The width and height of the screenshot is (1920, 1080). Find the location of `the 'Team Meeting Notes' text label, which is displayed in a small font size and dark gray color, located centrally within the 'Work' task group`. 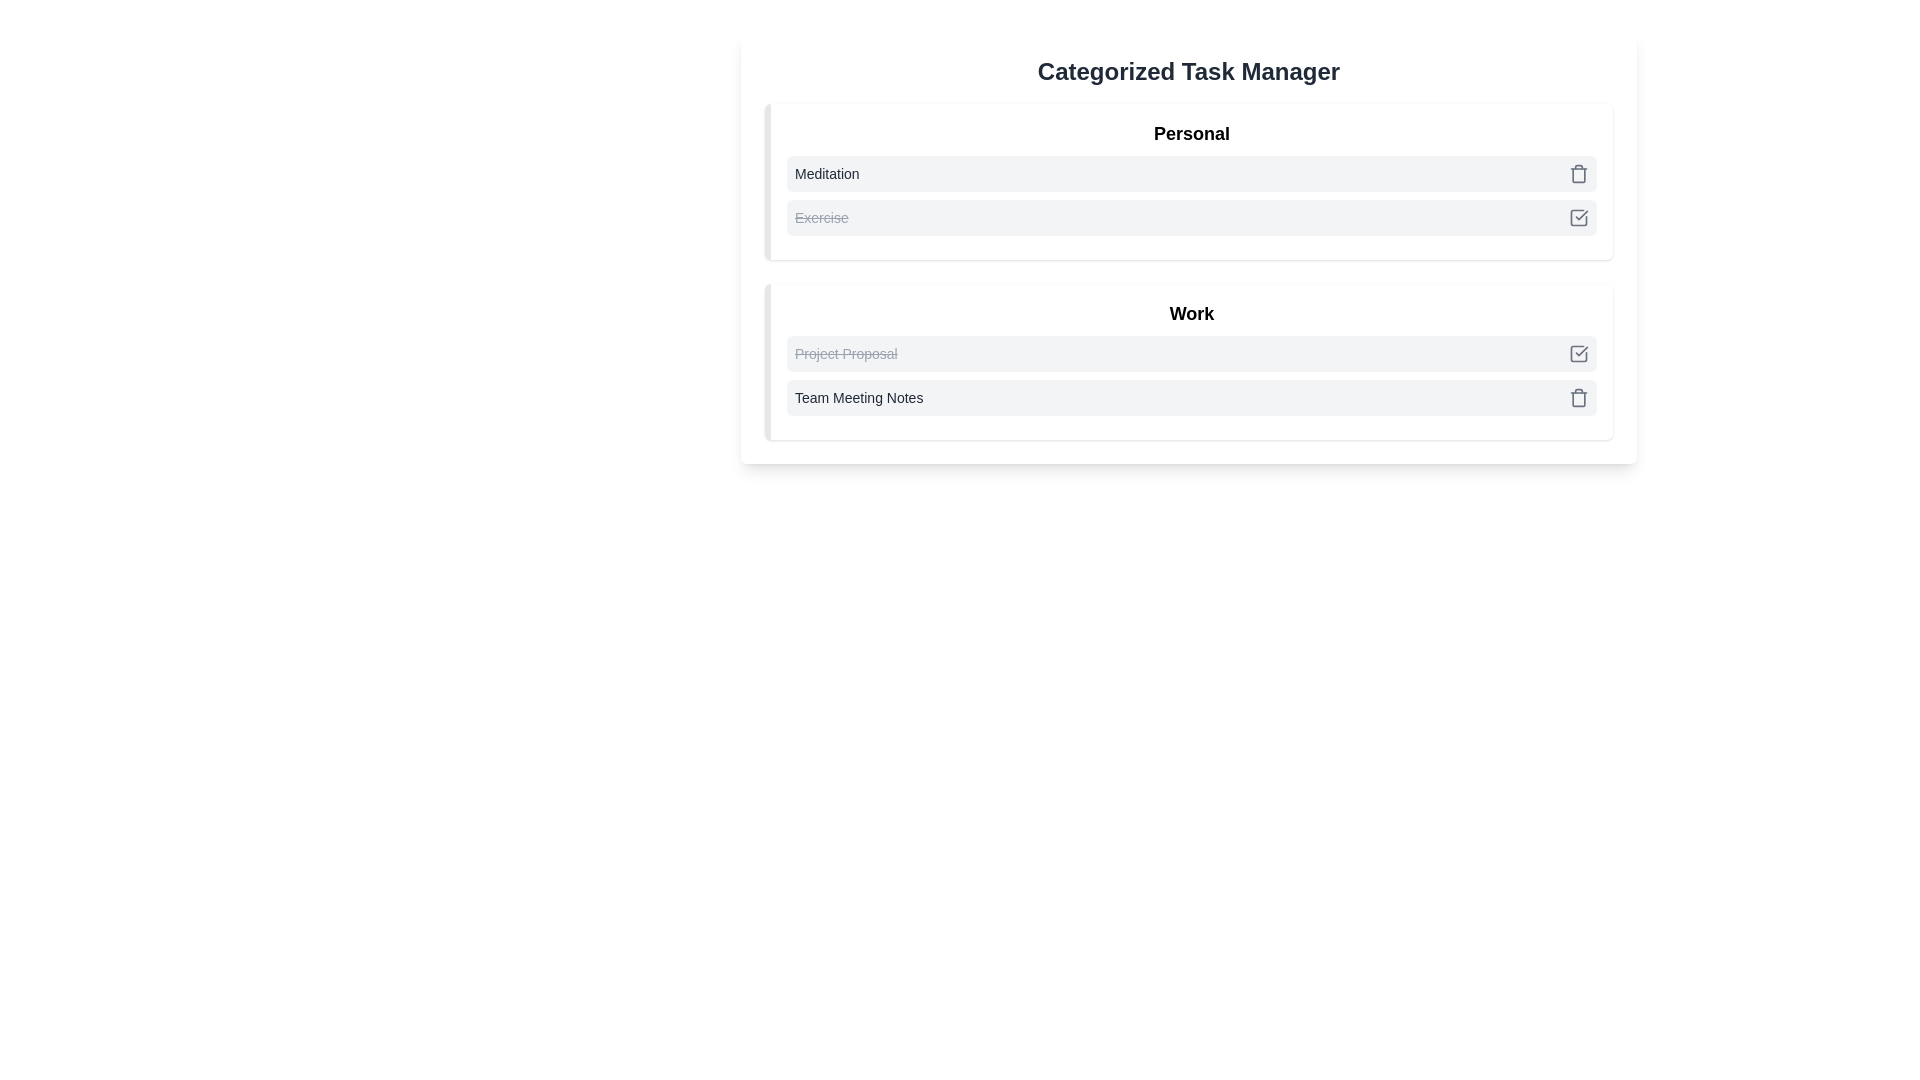

the 'Team Meeting Notes' text label, which is displayed in a small font size and dark gray color, located centrally within the 'Work' task group is located at coordinates (859, 397).